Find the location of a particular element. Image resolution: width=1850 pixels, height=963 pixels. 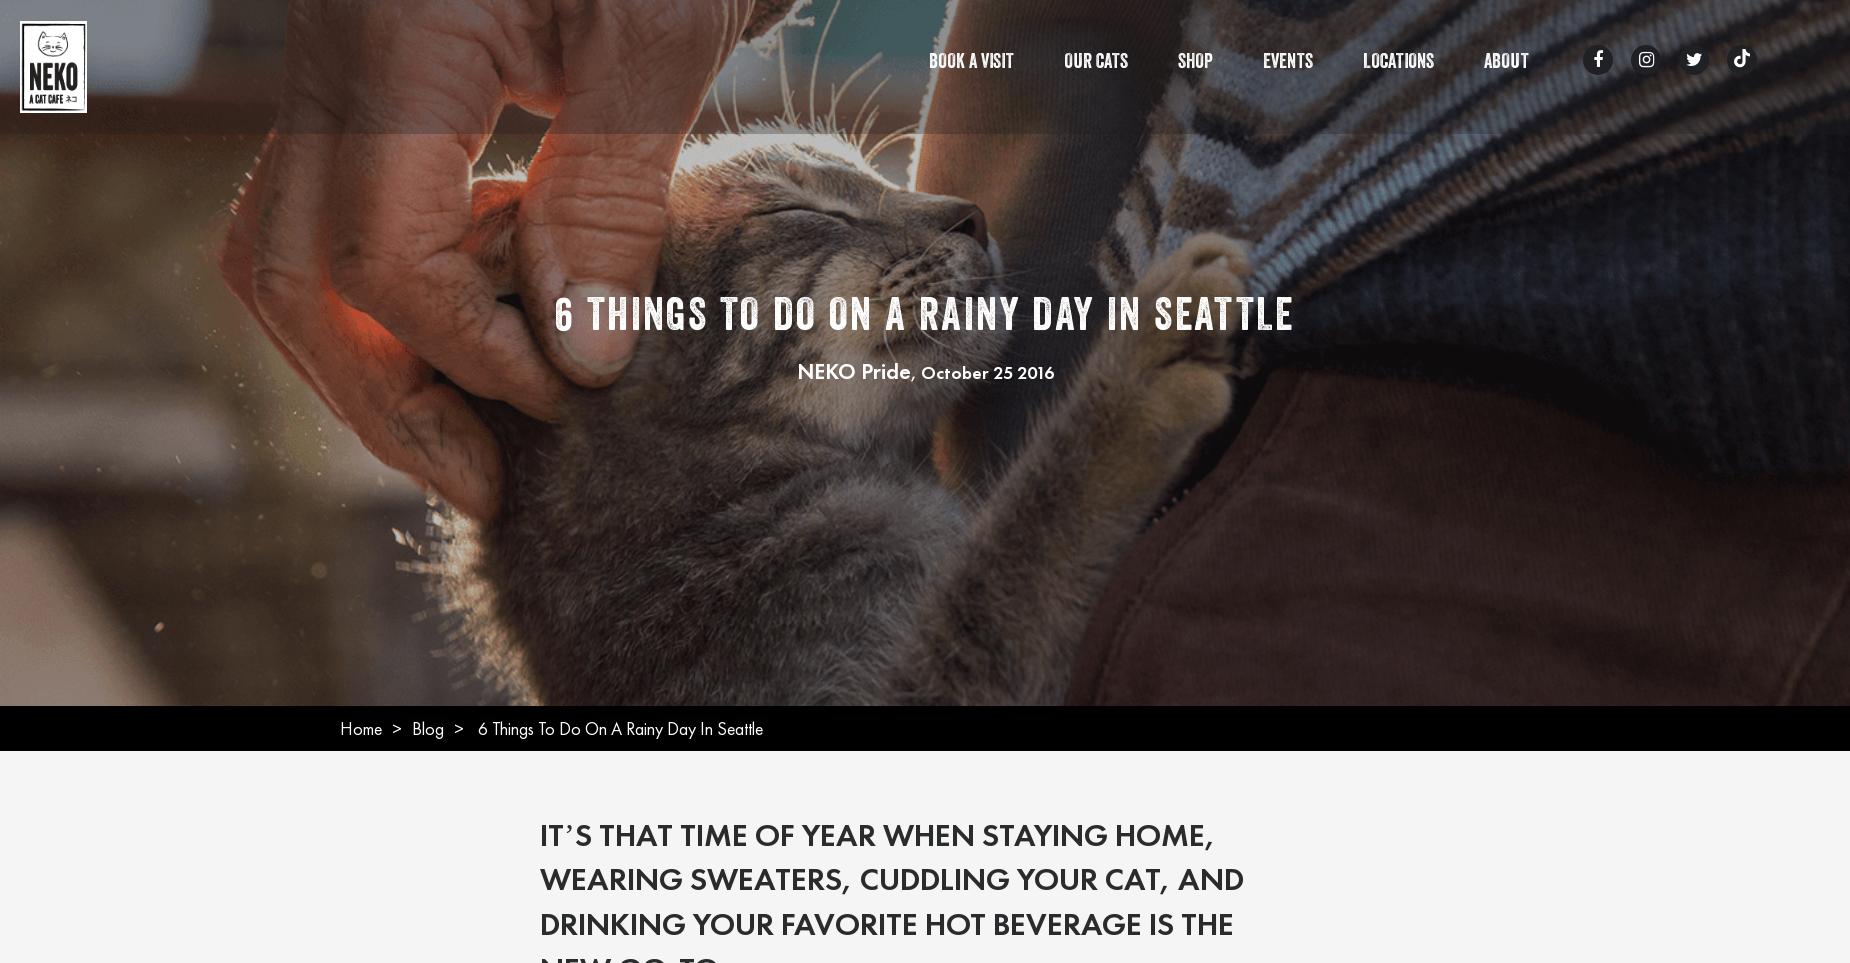

'NEKO Pride' is located at coordinates (796, 369).